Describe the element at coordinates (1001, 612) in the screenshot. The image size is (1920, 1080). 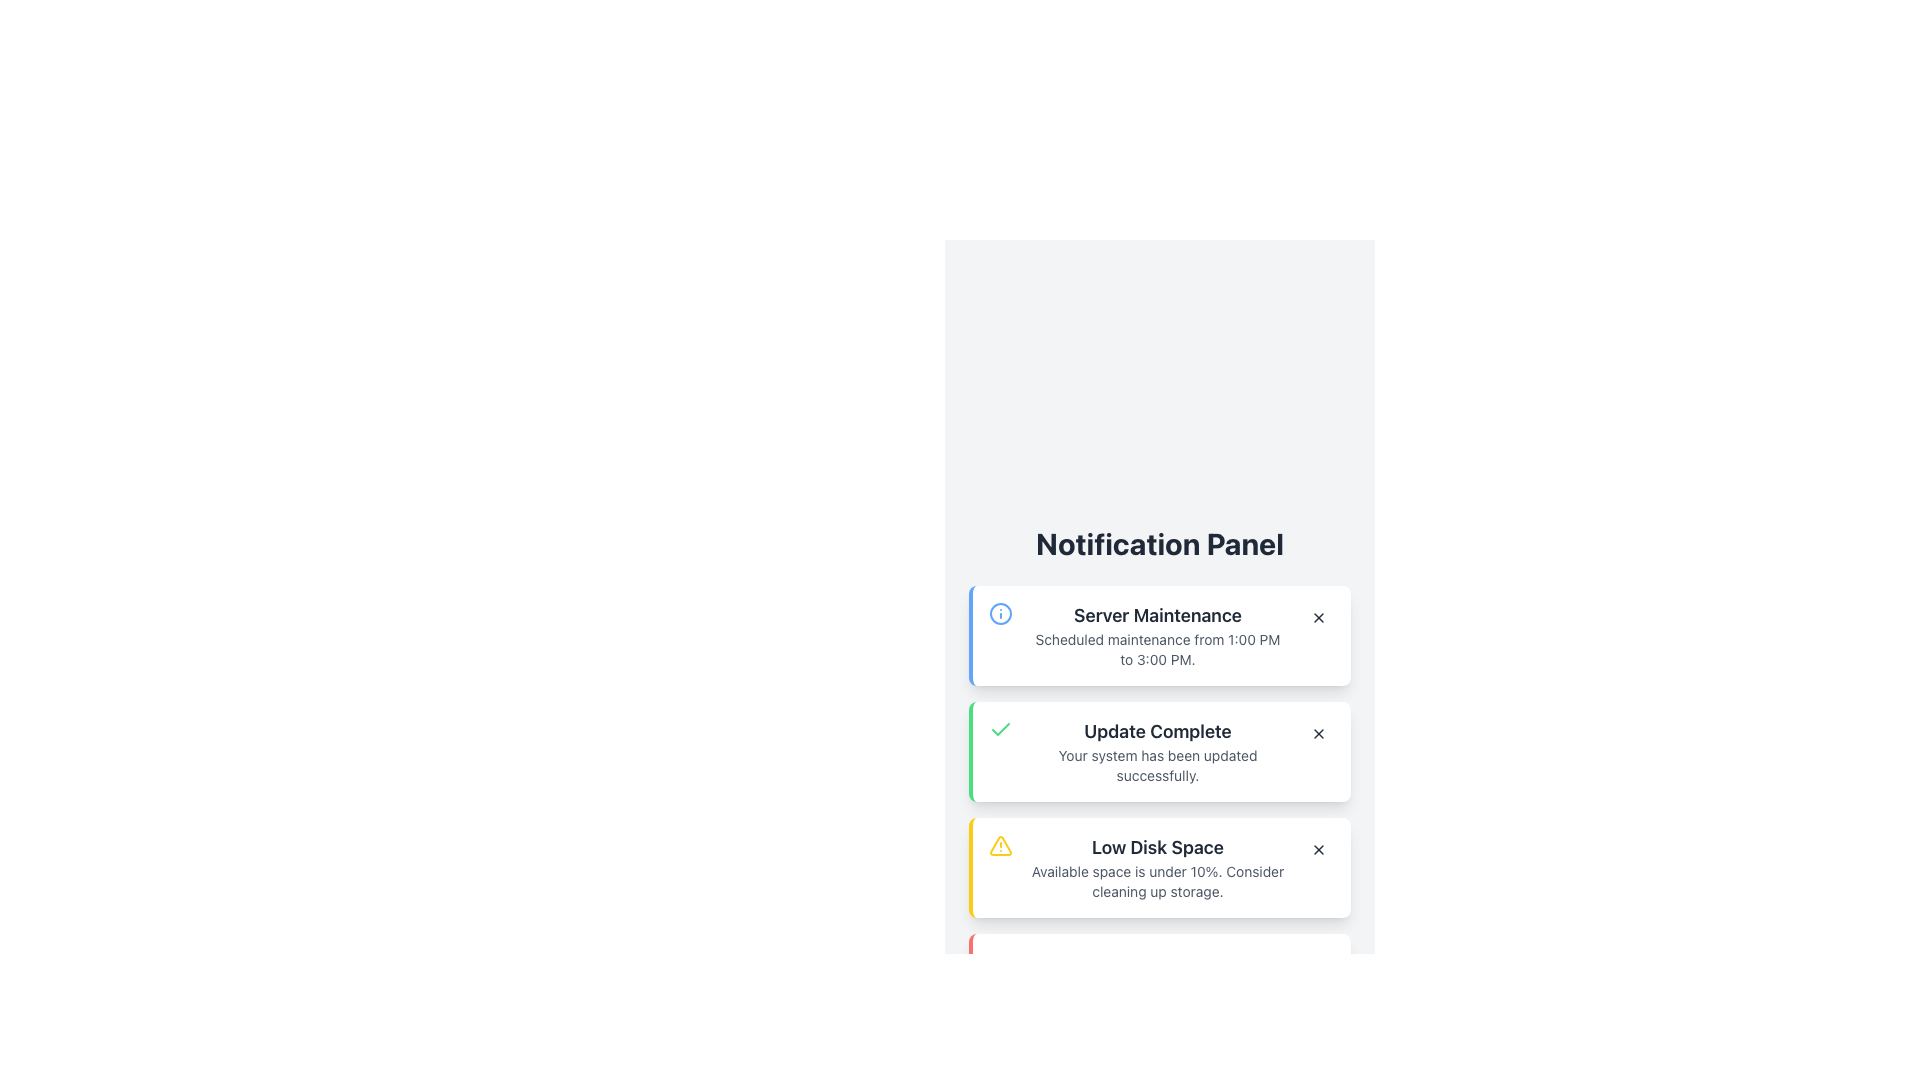
I see `the circular icon element with a blue outline located at the top-left corner of the 'Server Maintenance' card in the notification panel` at that location.